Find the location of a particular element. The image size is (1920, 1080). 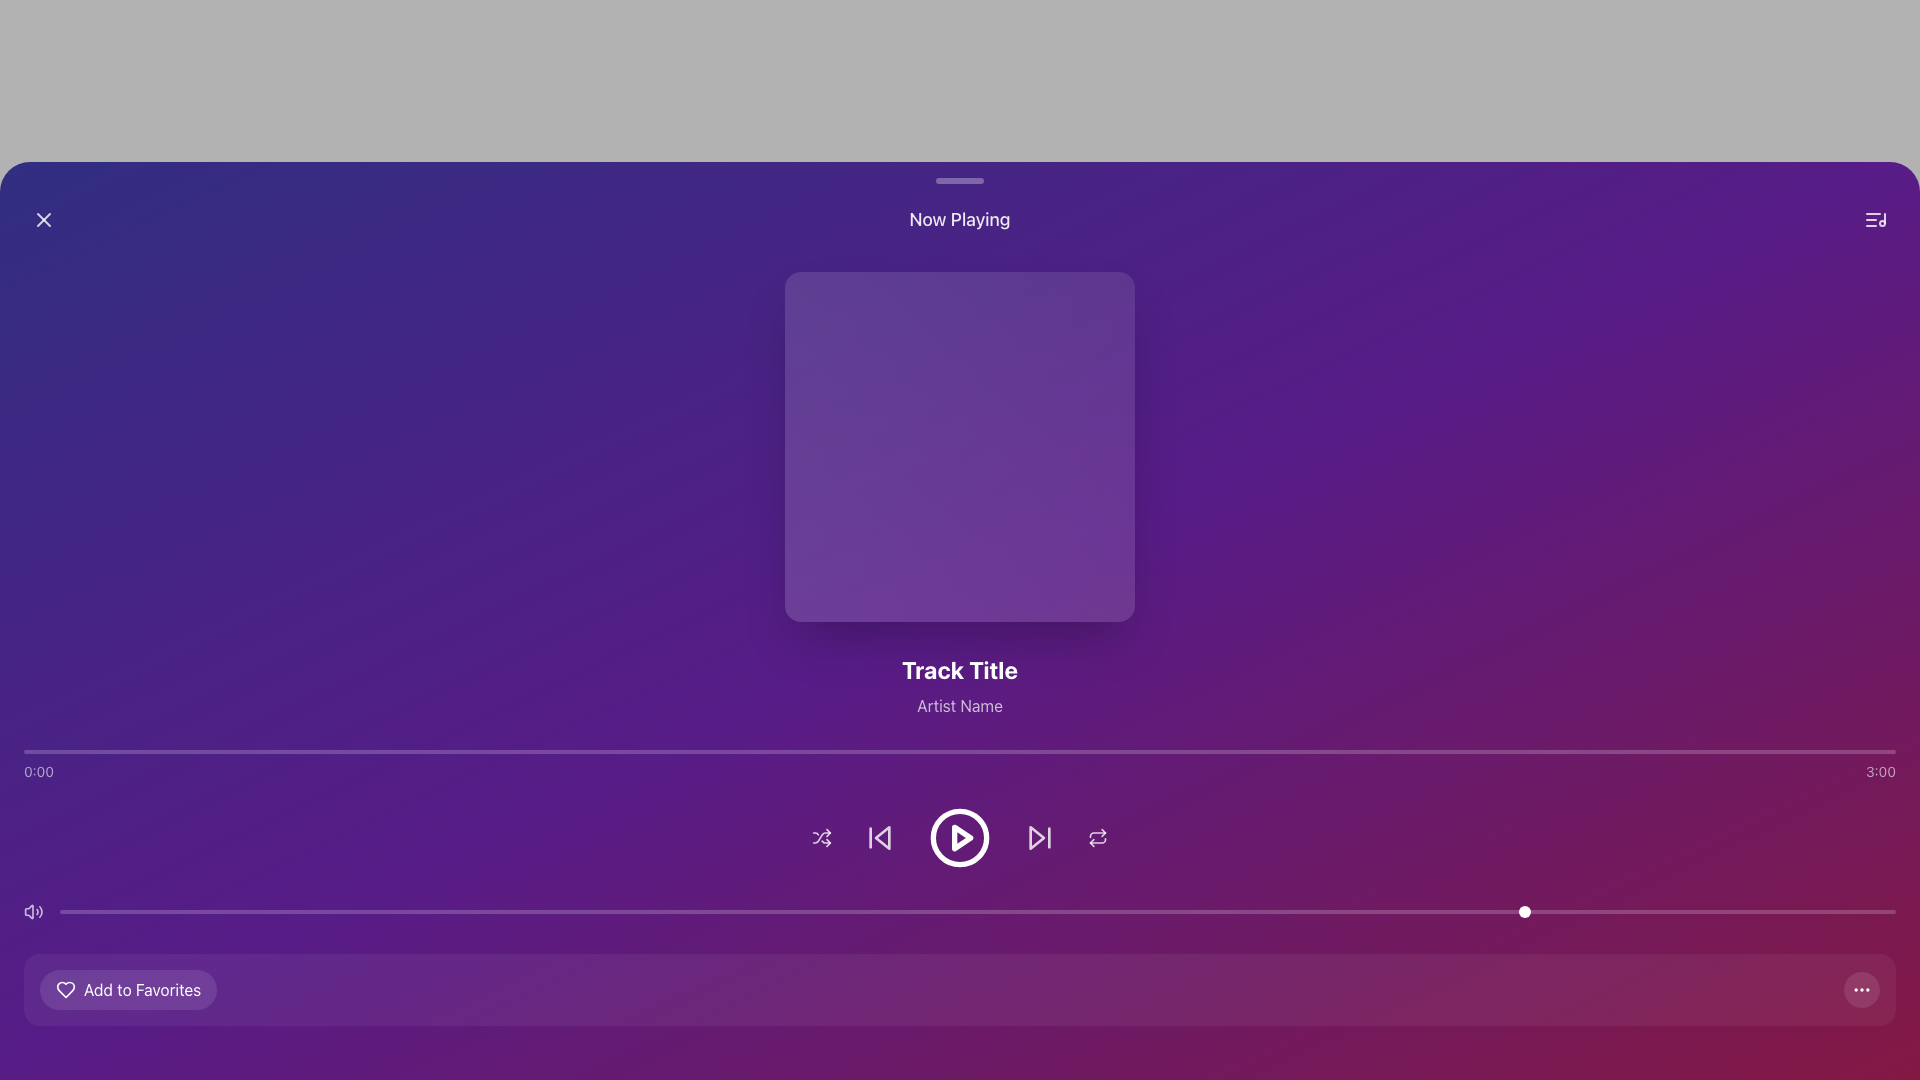

the triangular-shaped 'Skip Forward' button located in the lower control section of the media player interface to skip forward in playback is located at coordinates (1036, 837).